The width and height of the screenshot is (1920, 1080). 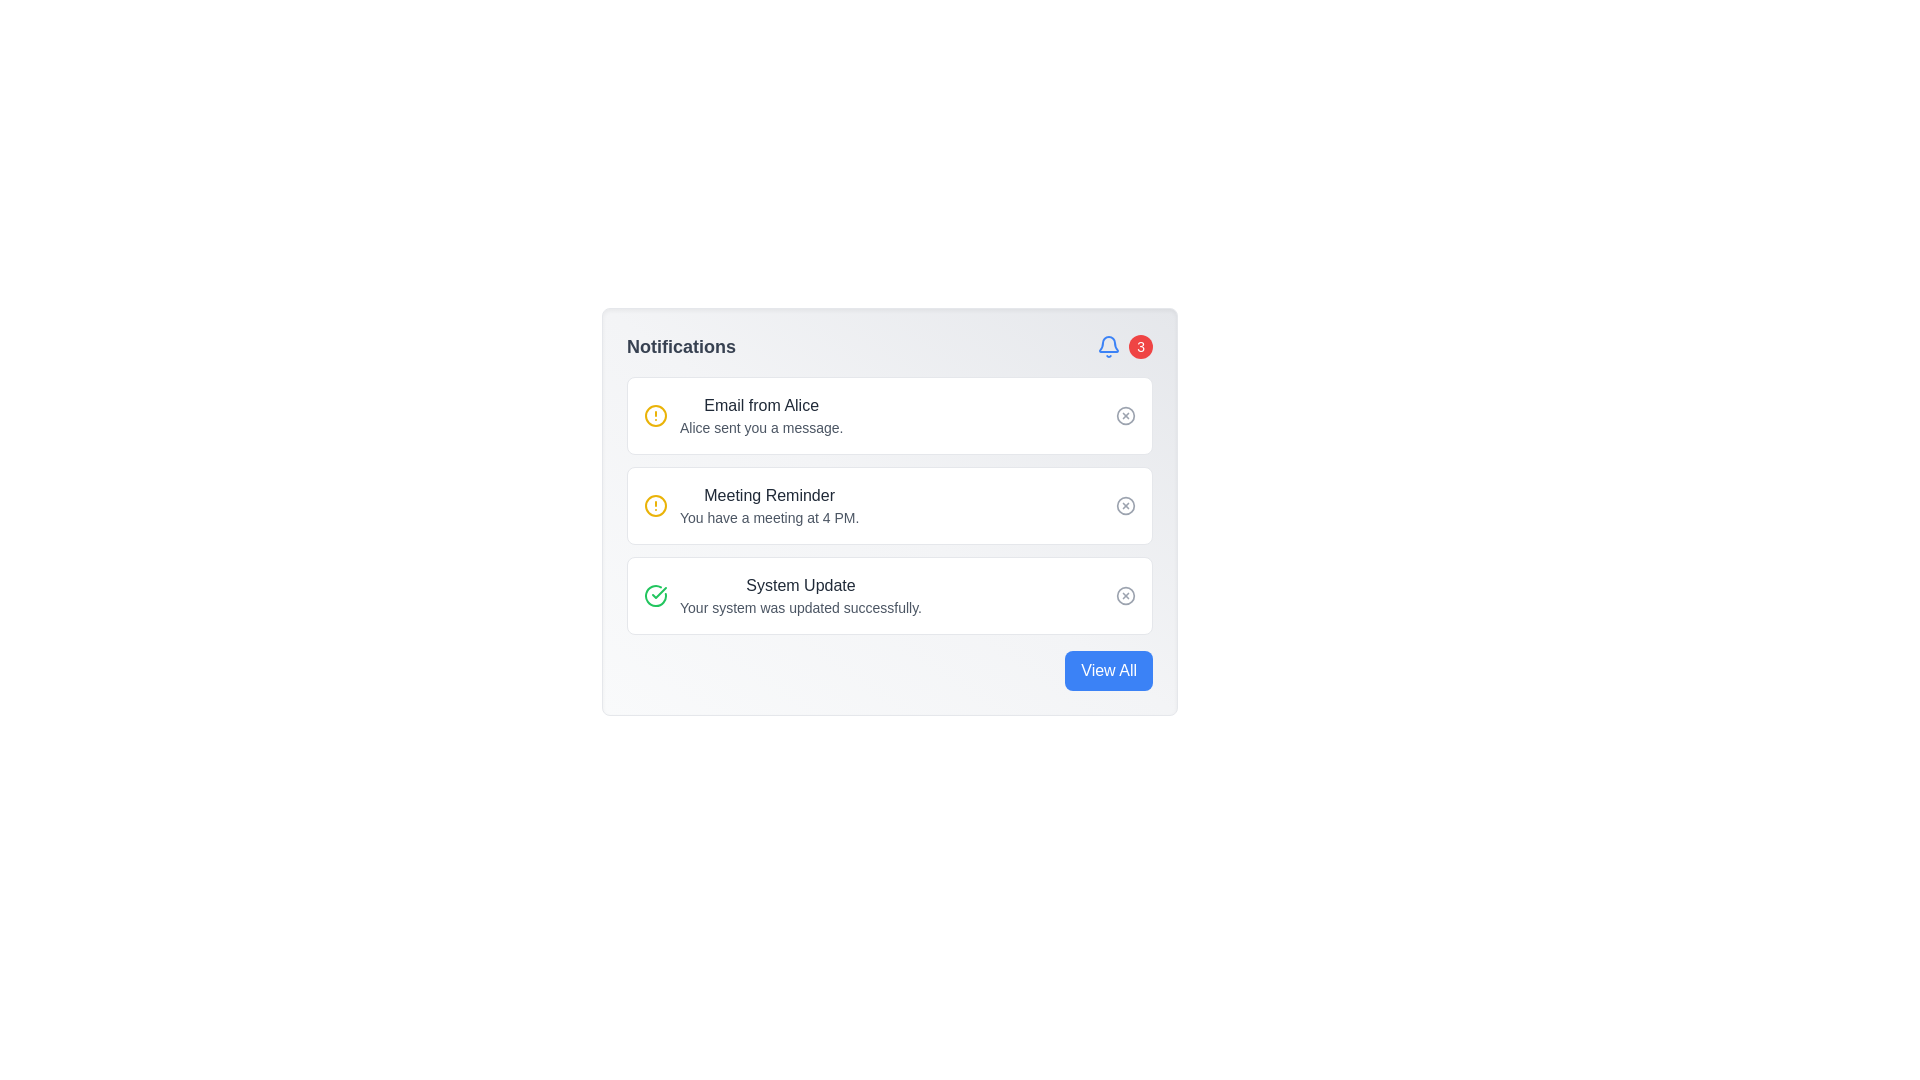 I want to click on the notification view button located at the bottom-right corner of the notification panel, so click(x=1108, y=671).